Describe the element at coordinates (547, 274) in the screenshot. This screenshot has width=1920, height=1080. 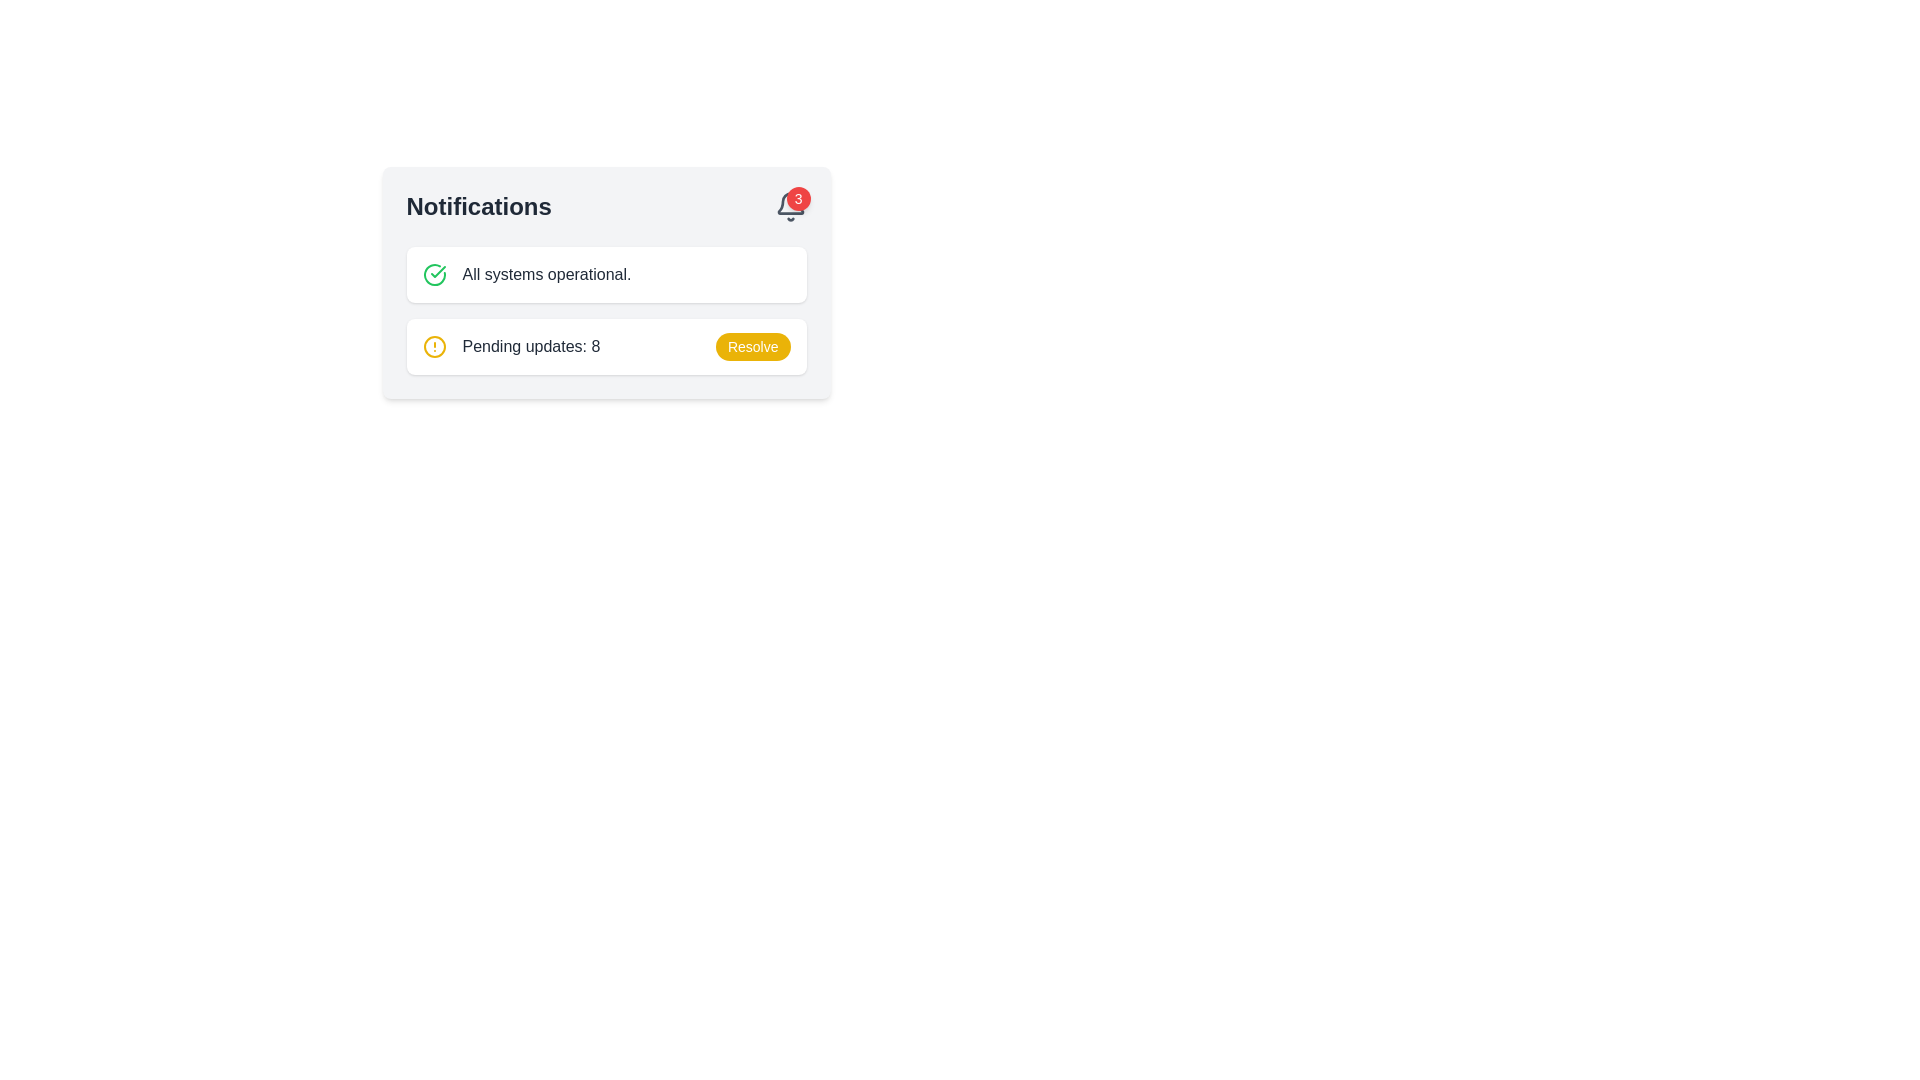
I see `text displayed in the Text Display element that shows 'All systems operational.' within the first notification card at the top of the notification panel` at that location.